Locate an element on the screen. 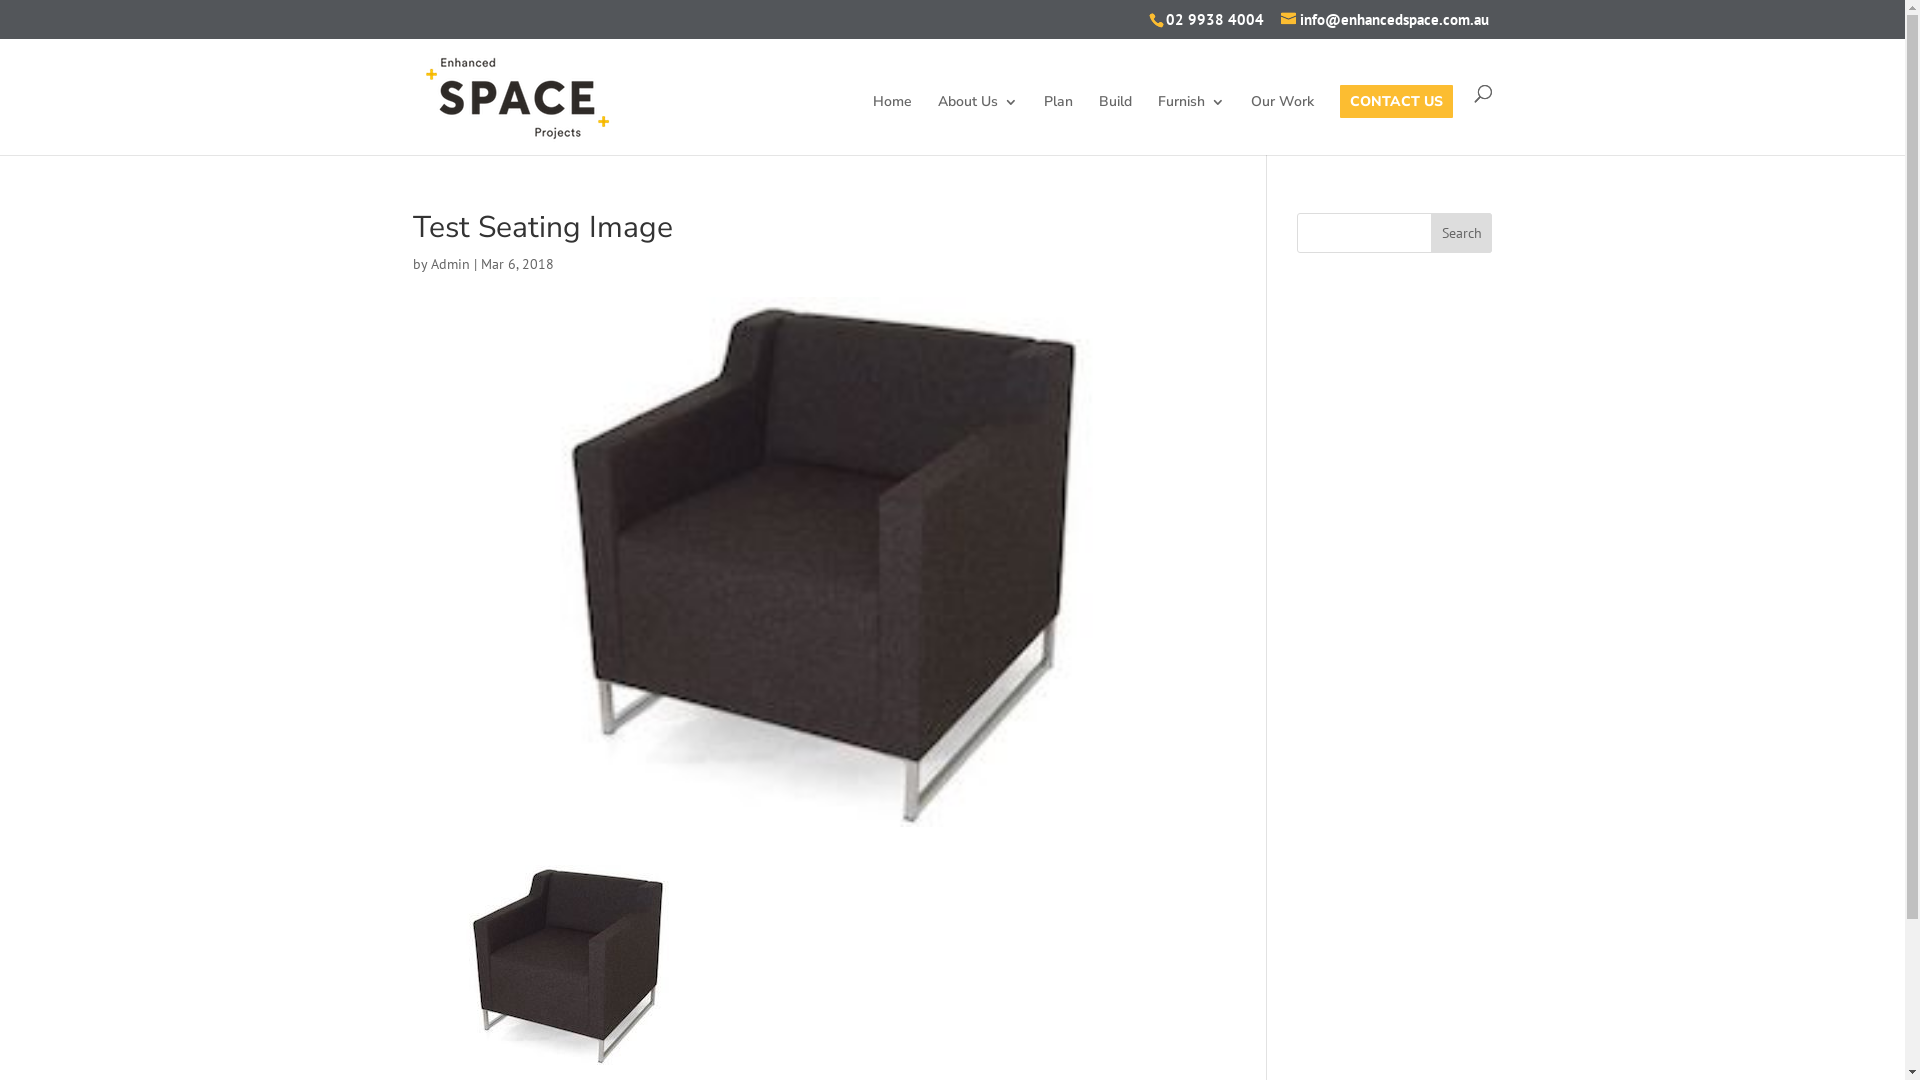 This screenshot has height=1080, width=1920. '02 9938 4004' is located at coordinates (1213, 19).